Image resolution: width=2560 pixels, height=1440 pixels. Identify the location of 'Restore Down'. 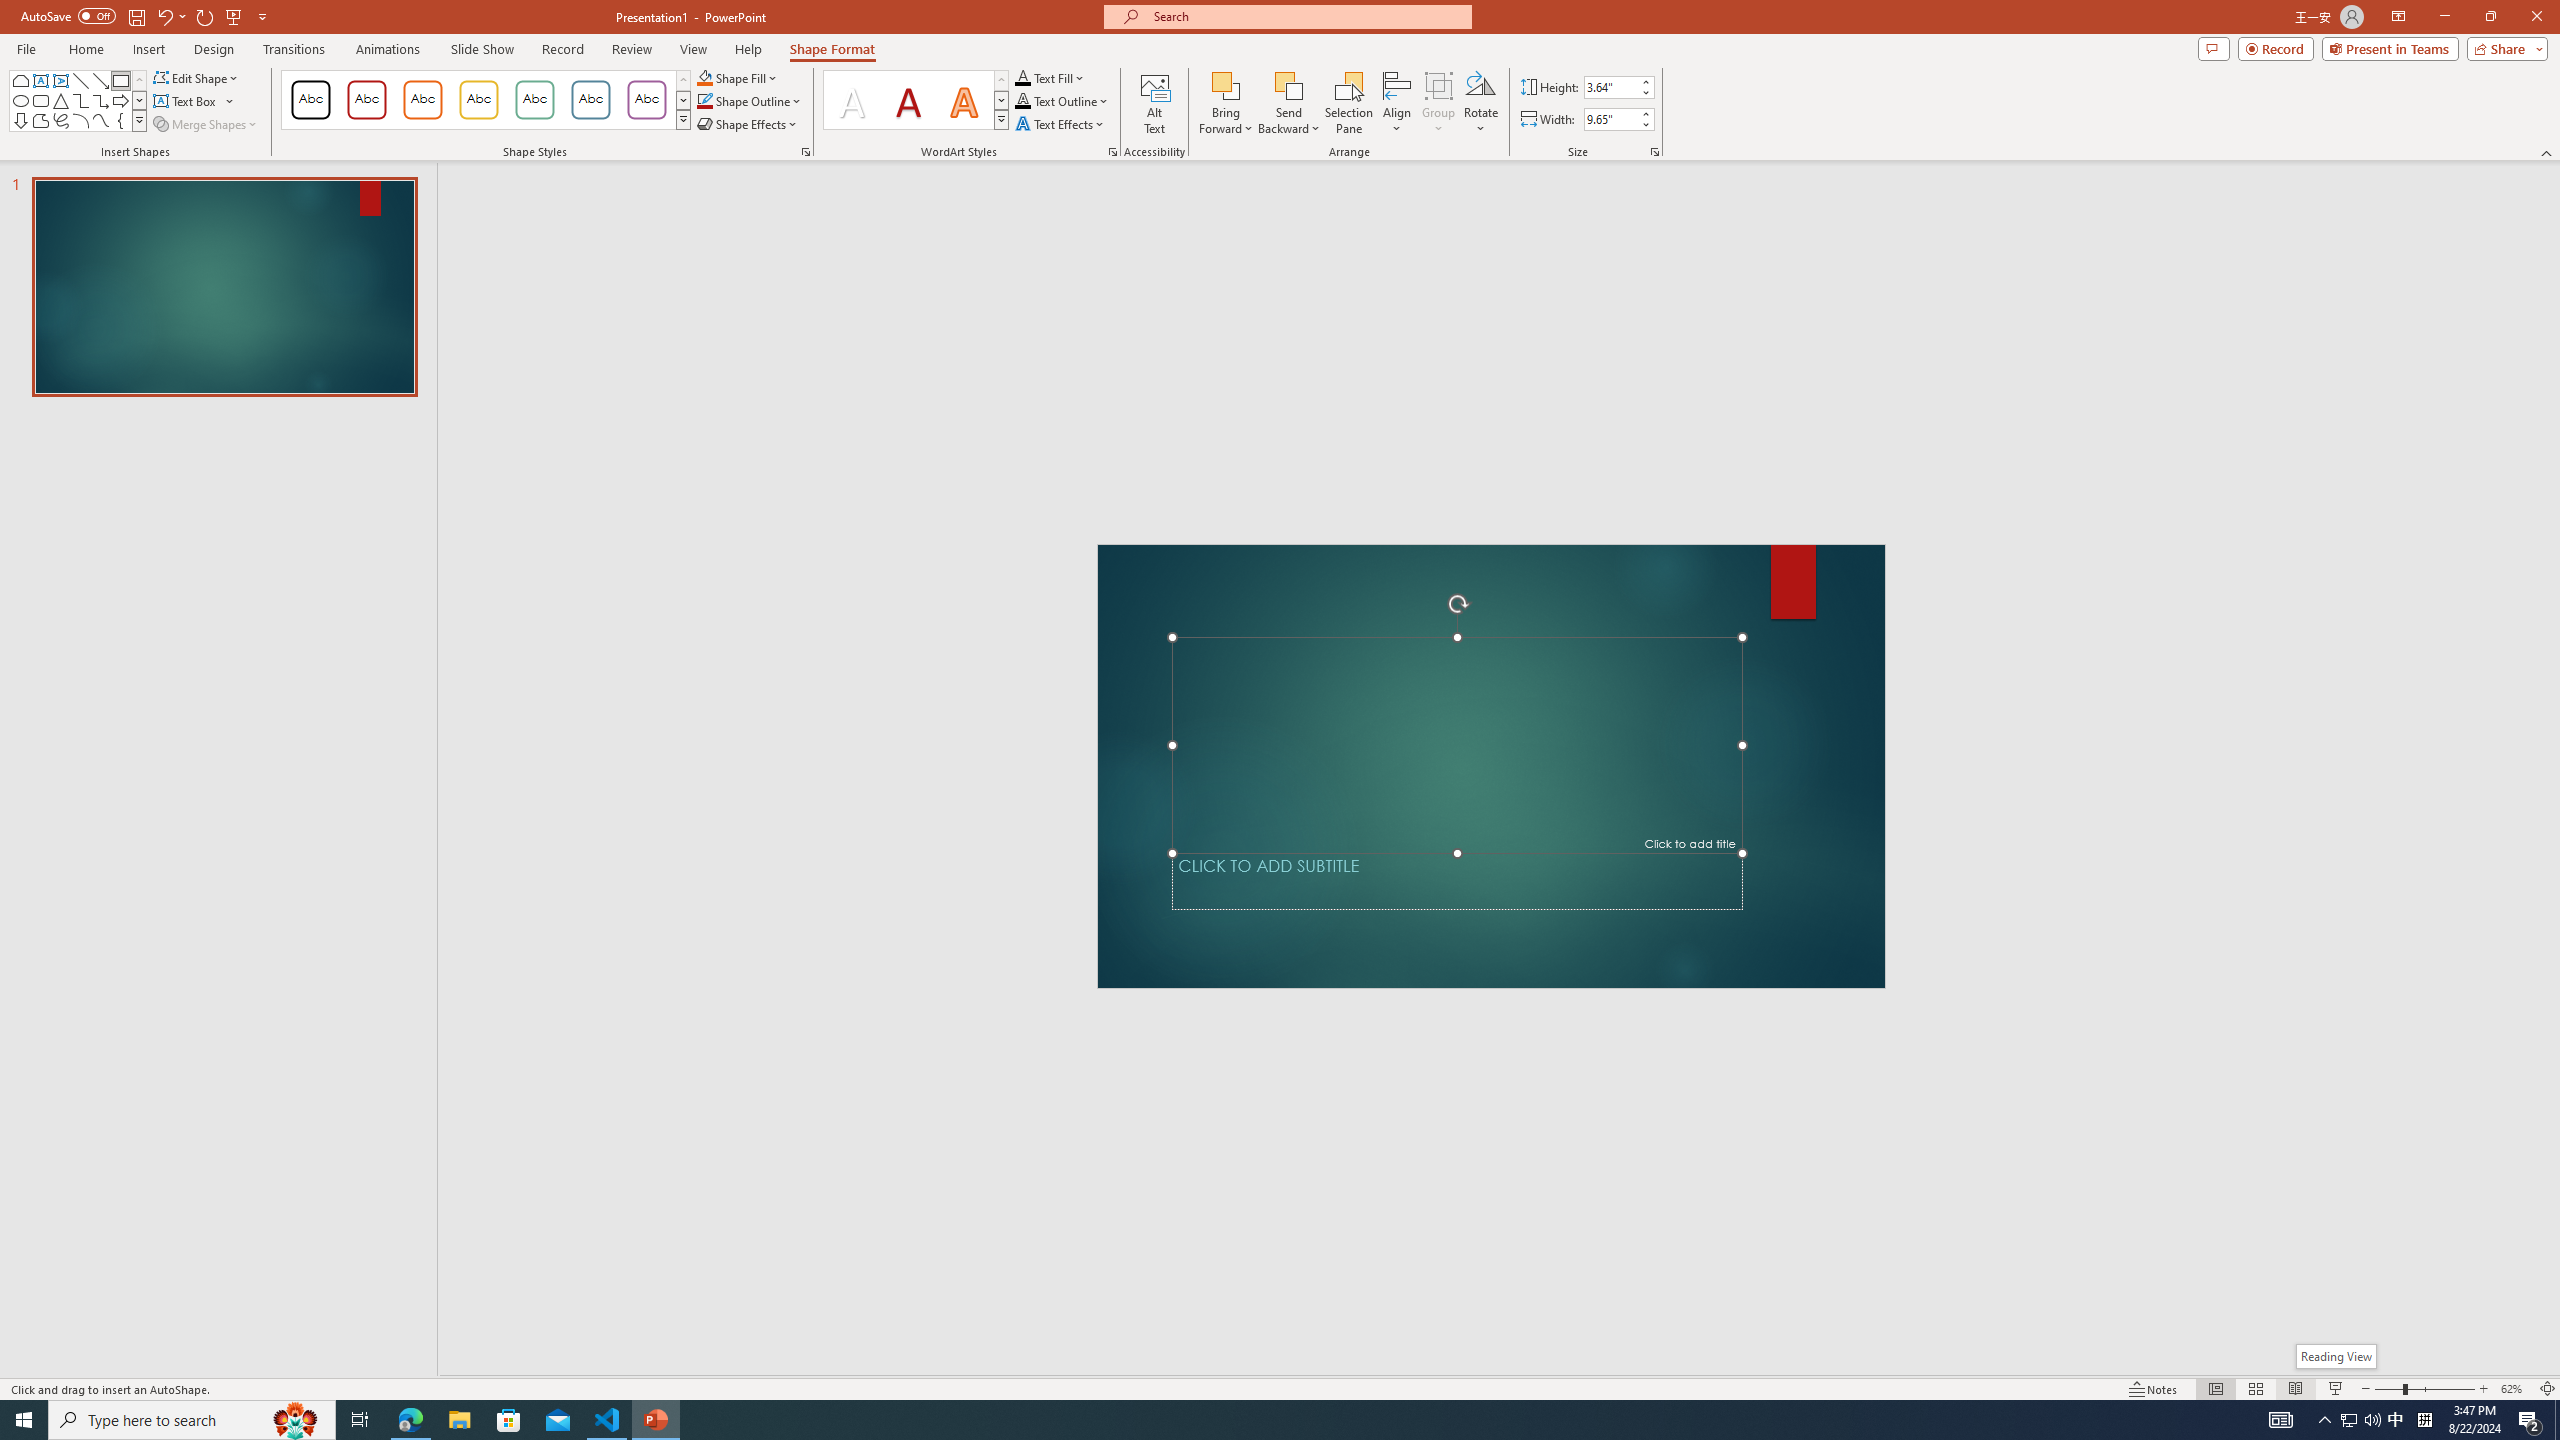
(2490, 16).